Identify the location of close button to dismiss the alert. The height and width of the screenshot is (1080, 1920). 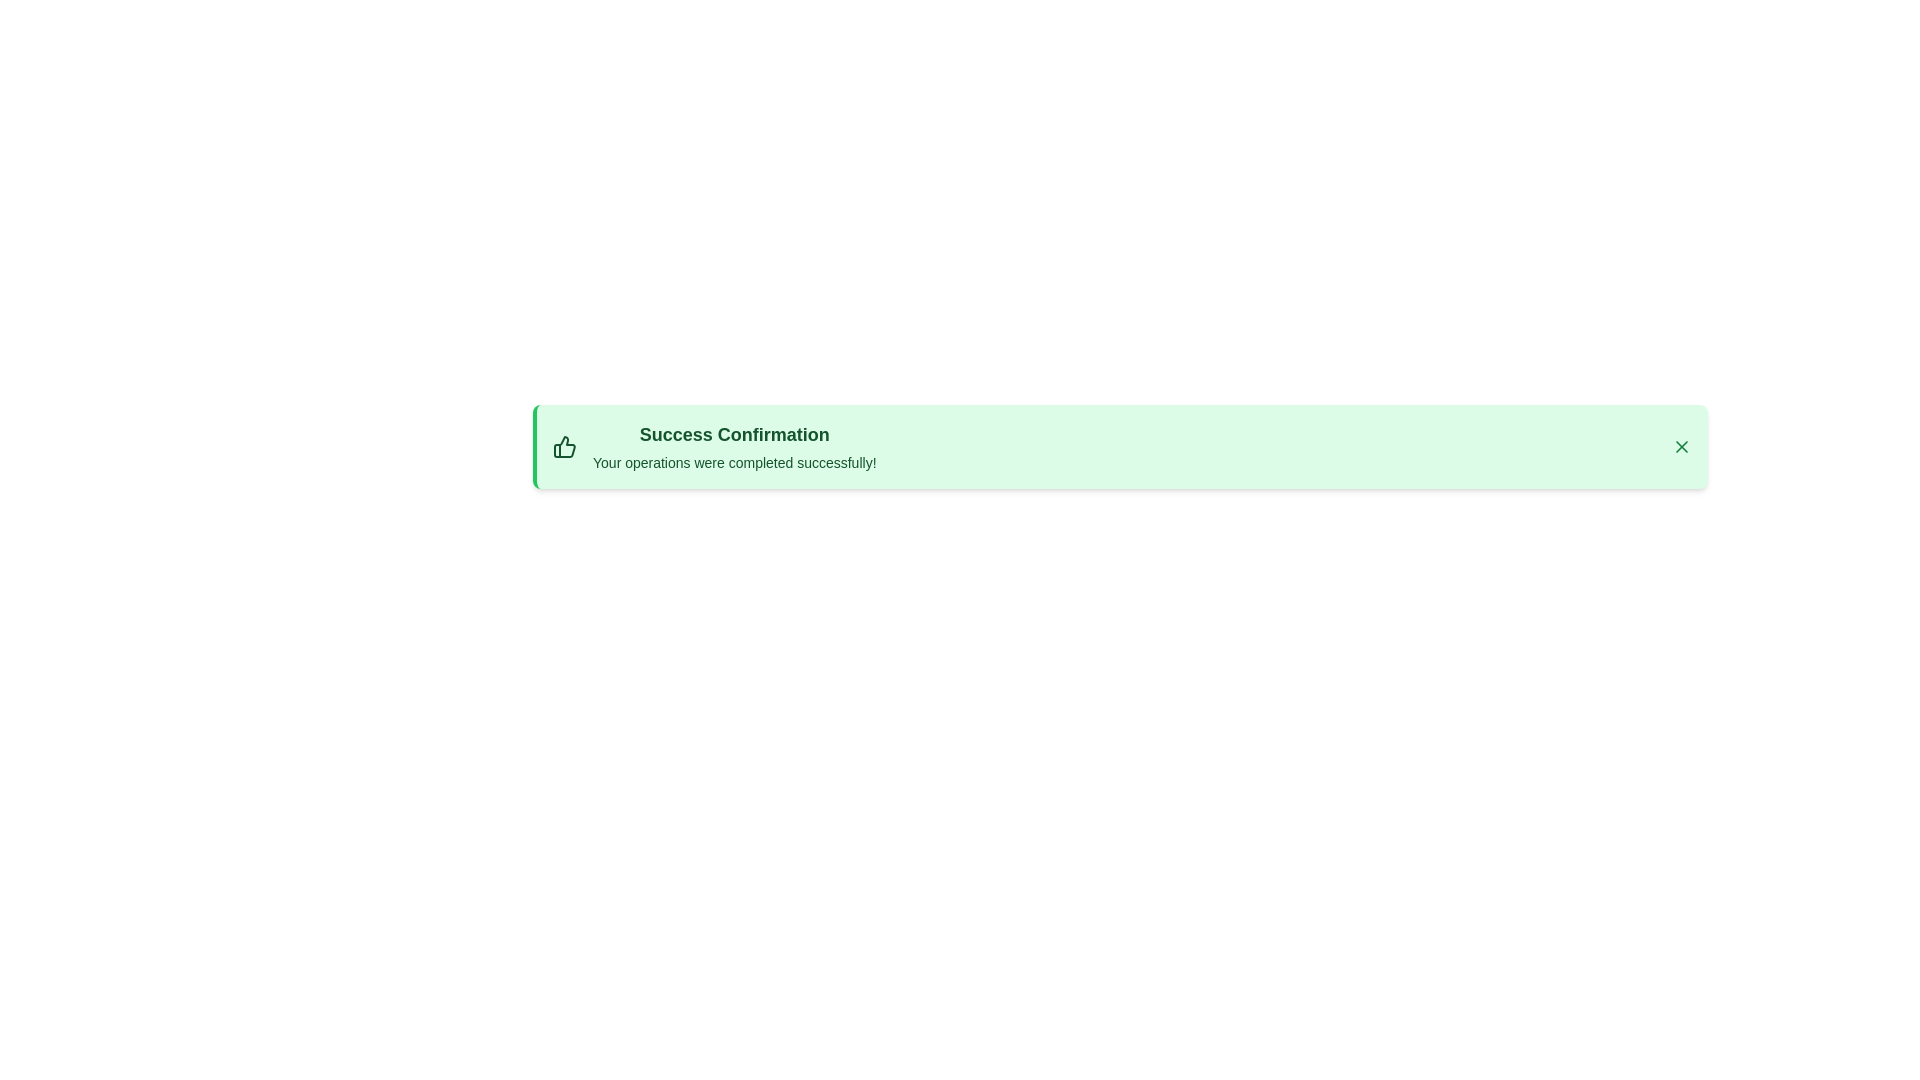
(1680, 446).